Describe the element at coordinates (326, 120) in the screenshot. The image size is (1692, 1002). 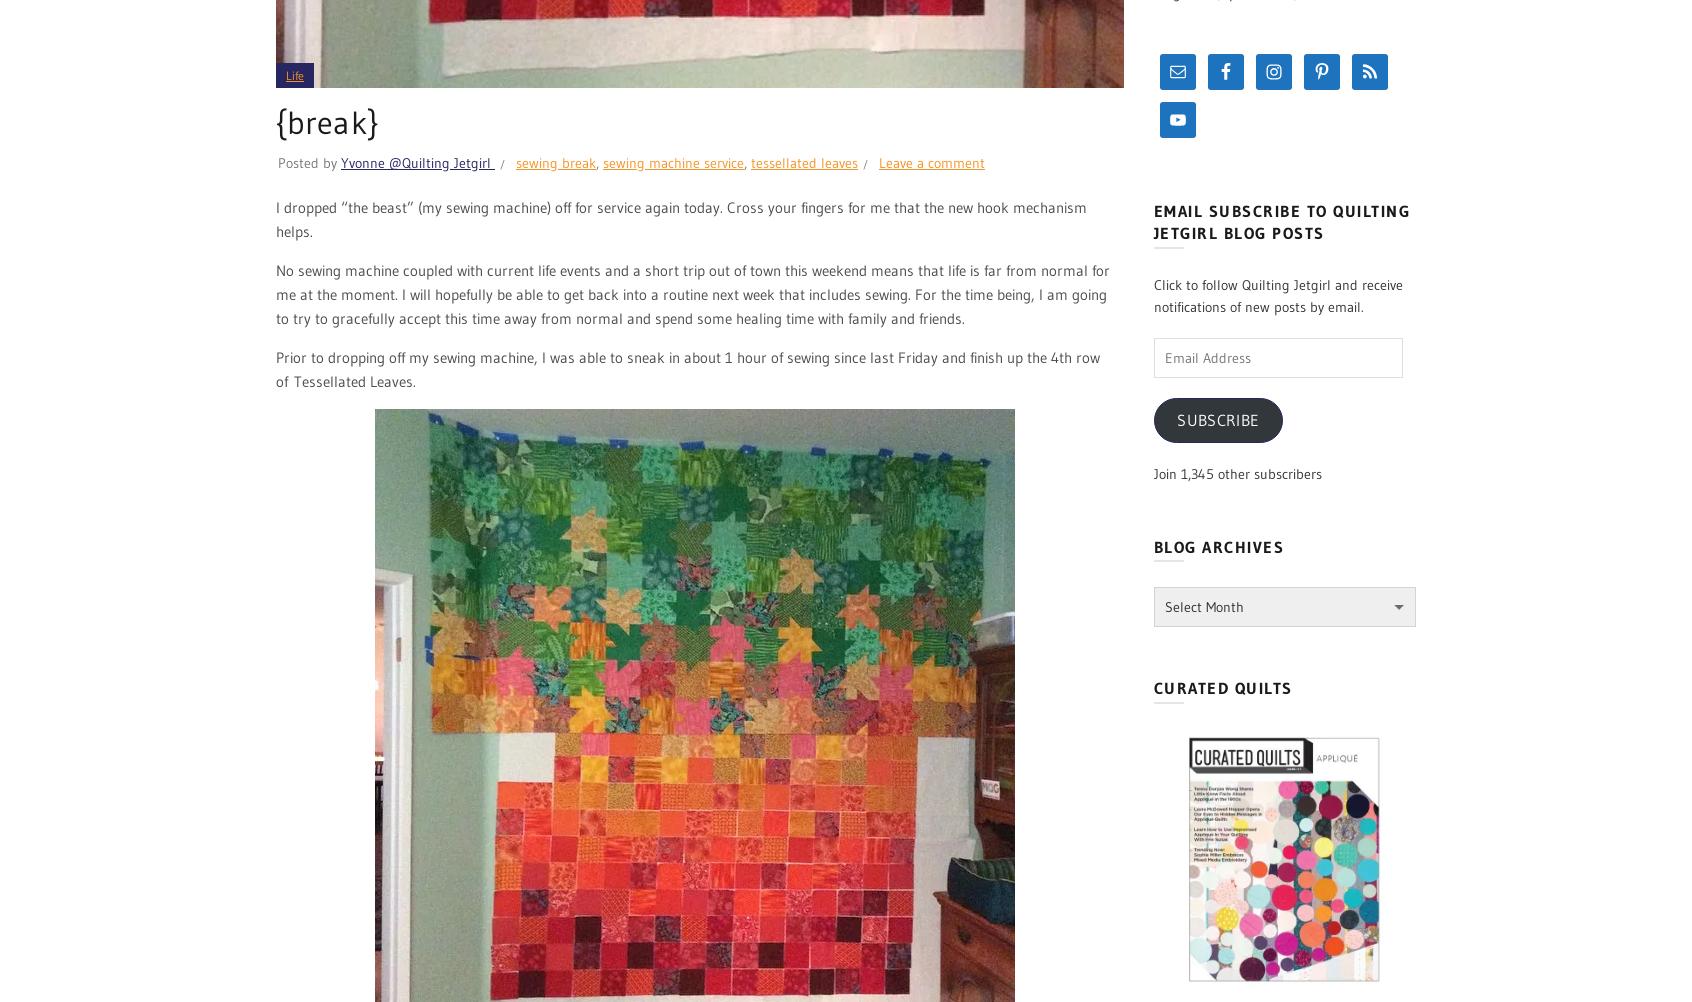
I see `'{break}'` at that location.